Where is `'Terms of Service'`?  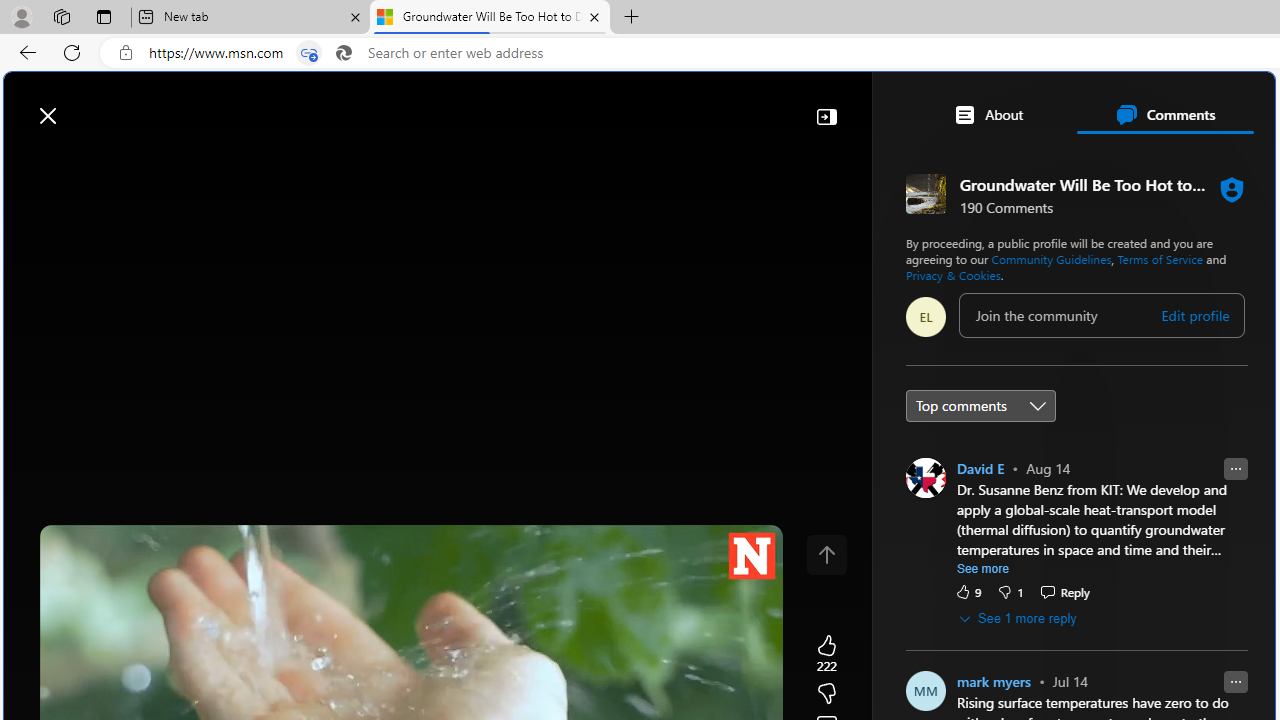 'Terms of Service' is located at coordinates (1160, 257).